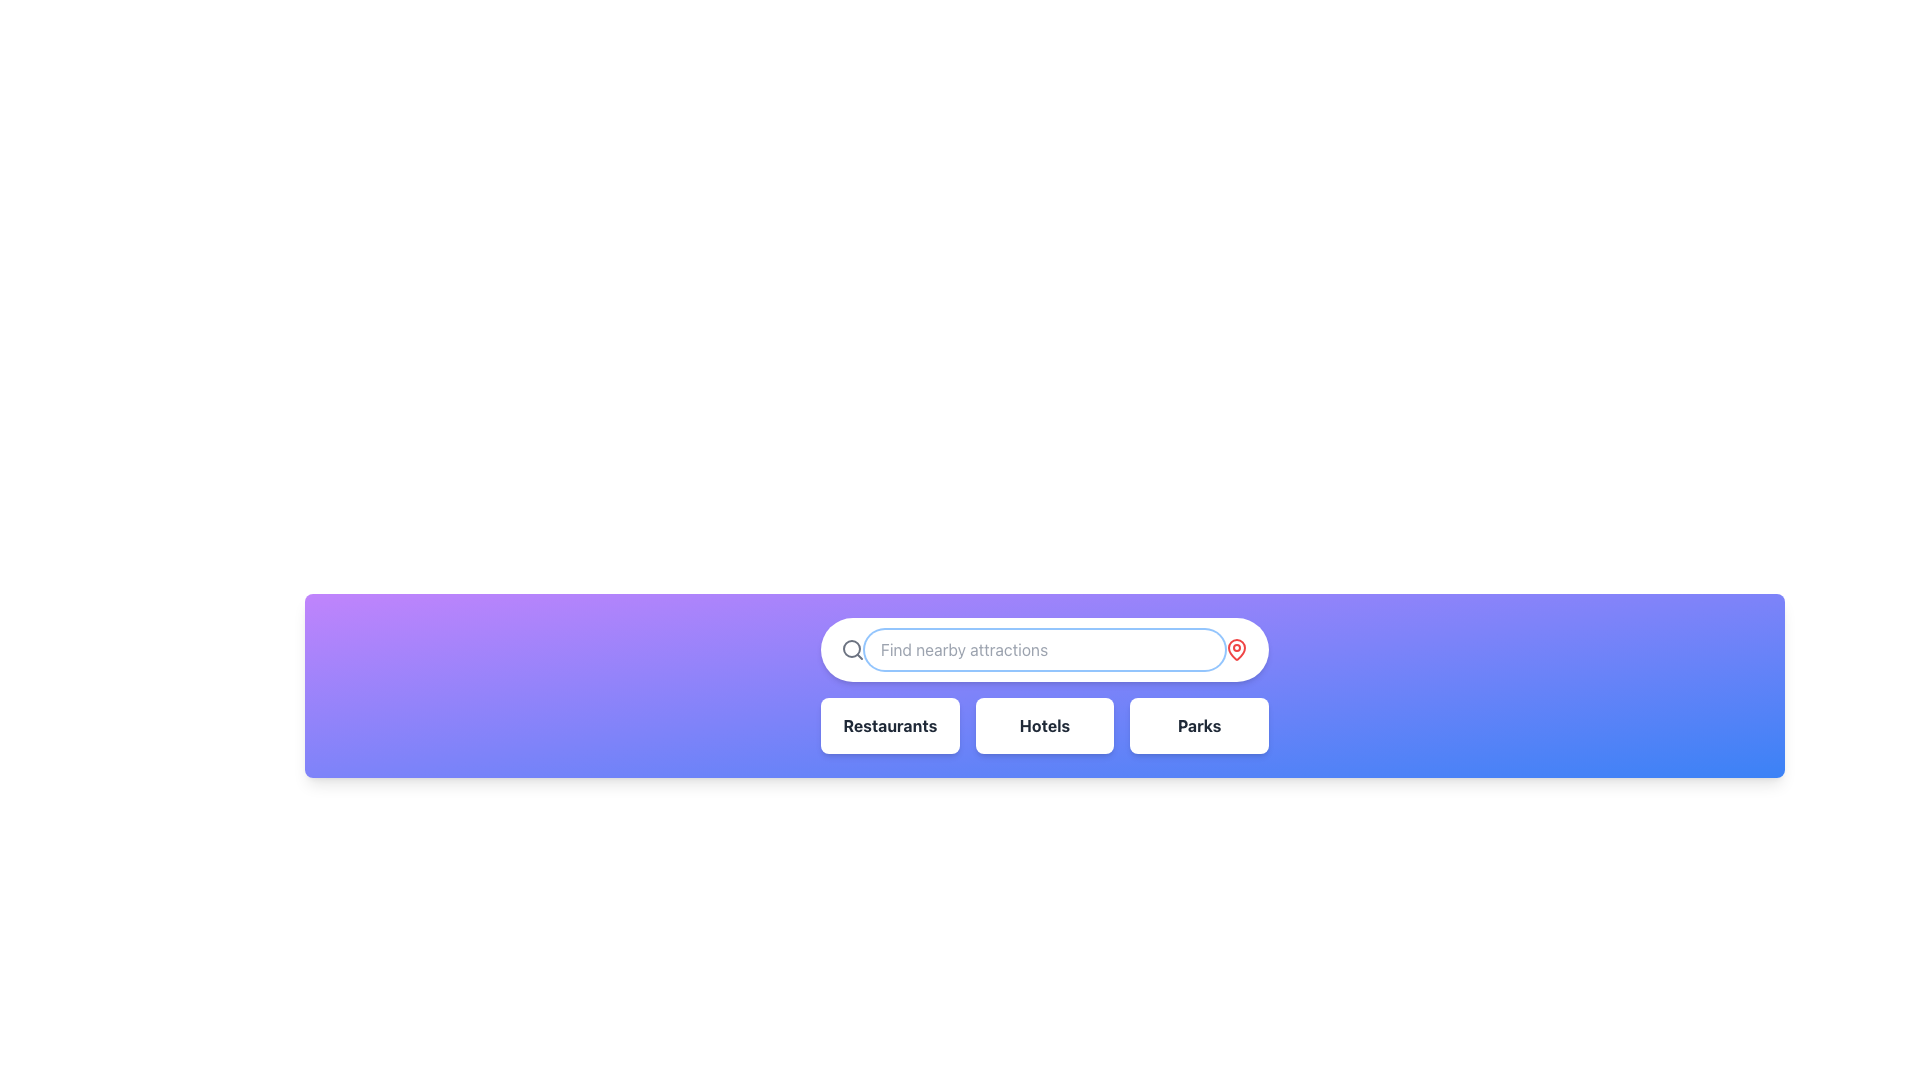 This screenshot has height=1080, width=1920. I want to click on the circular part of the search icon located on the left side of the input field labeled 'Find nearby attractions.', so click(851, 648).